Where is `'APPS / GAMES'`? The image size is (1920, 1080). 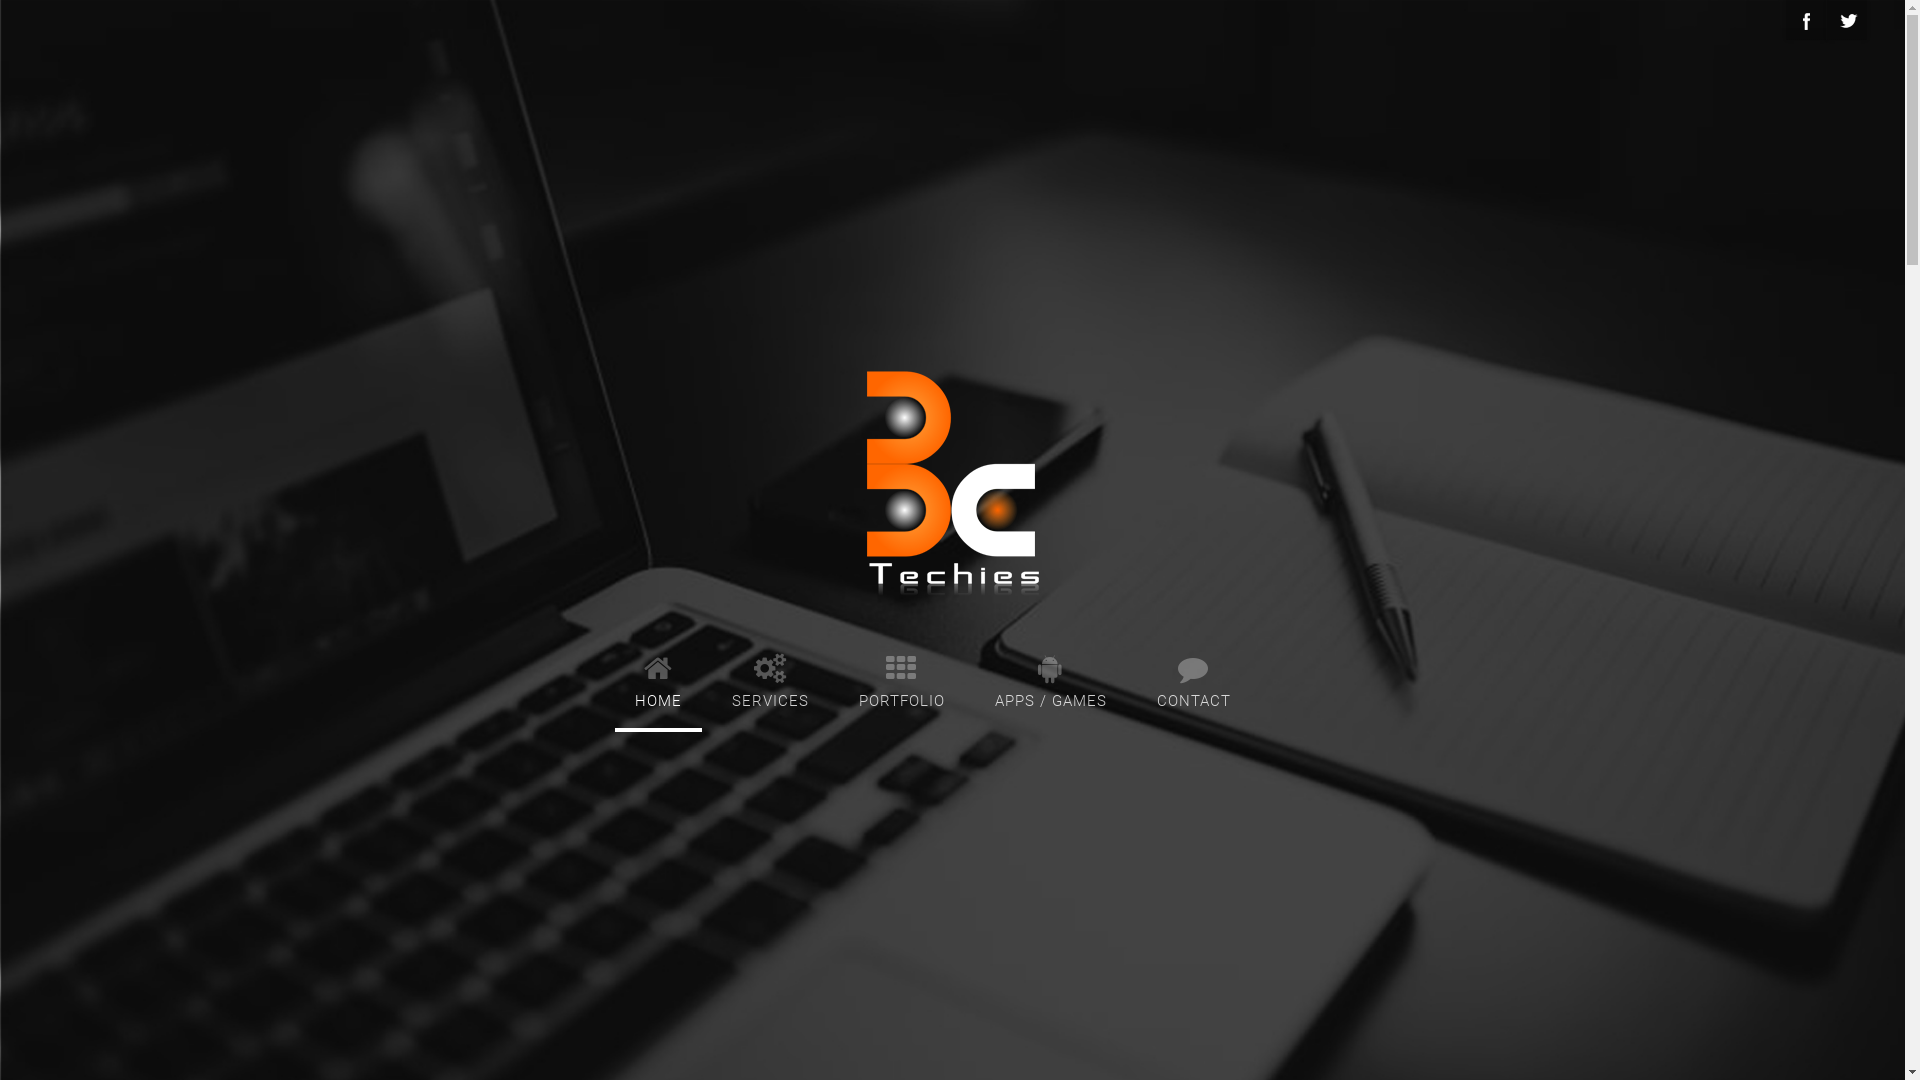
'APPS / GAMES' is located at coordinates (1049, 677).